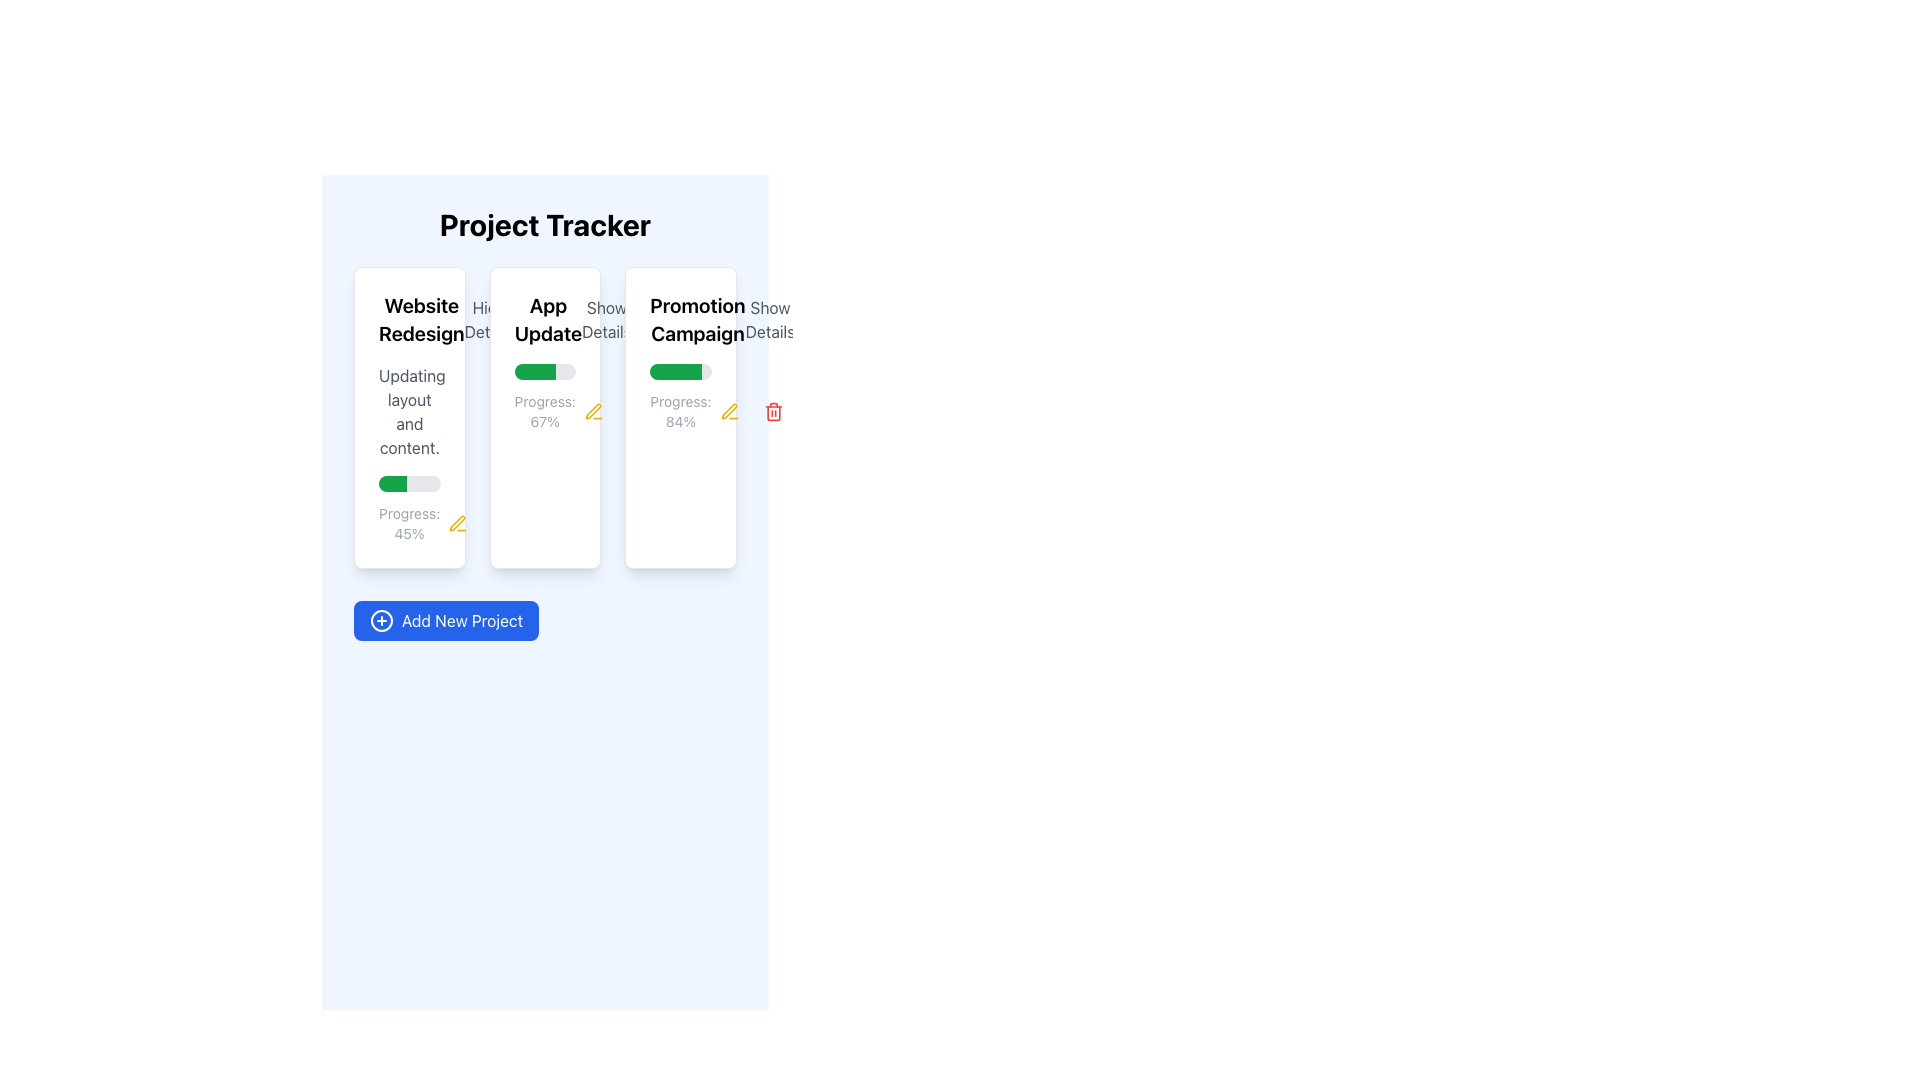  What do you see at coordinates (681, 411) in the screenshot?
I see `text displayed in the Text Display element that shows 'Progress: 84%' located below the green progress bar in the 'Promotion Campaign' section` at bounding box center [681, 411].